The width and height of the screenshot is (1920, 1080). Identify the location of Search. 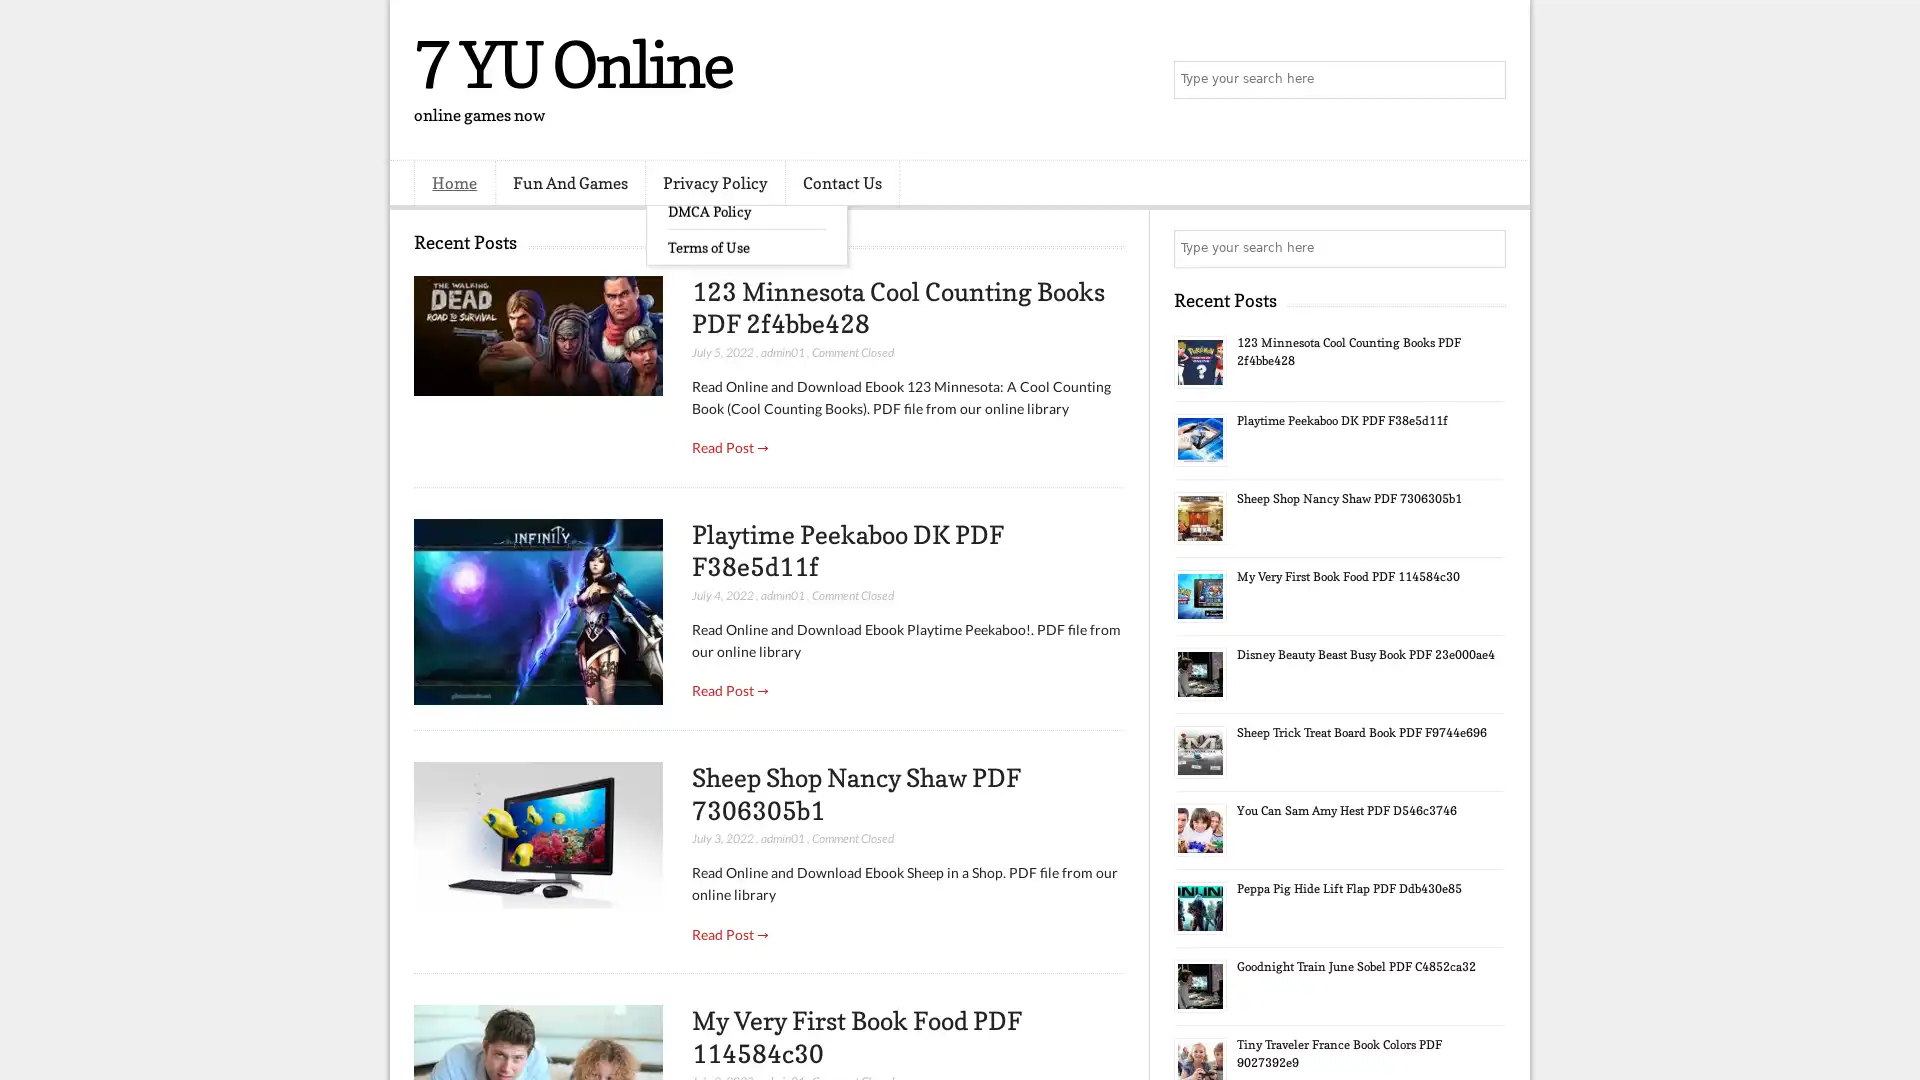
(1485, 248).